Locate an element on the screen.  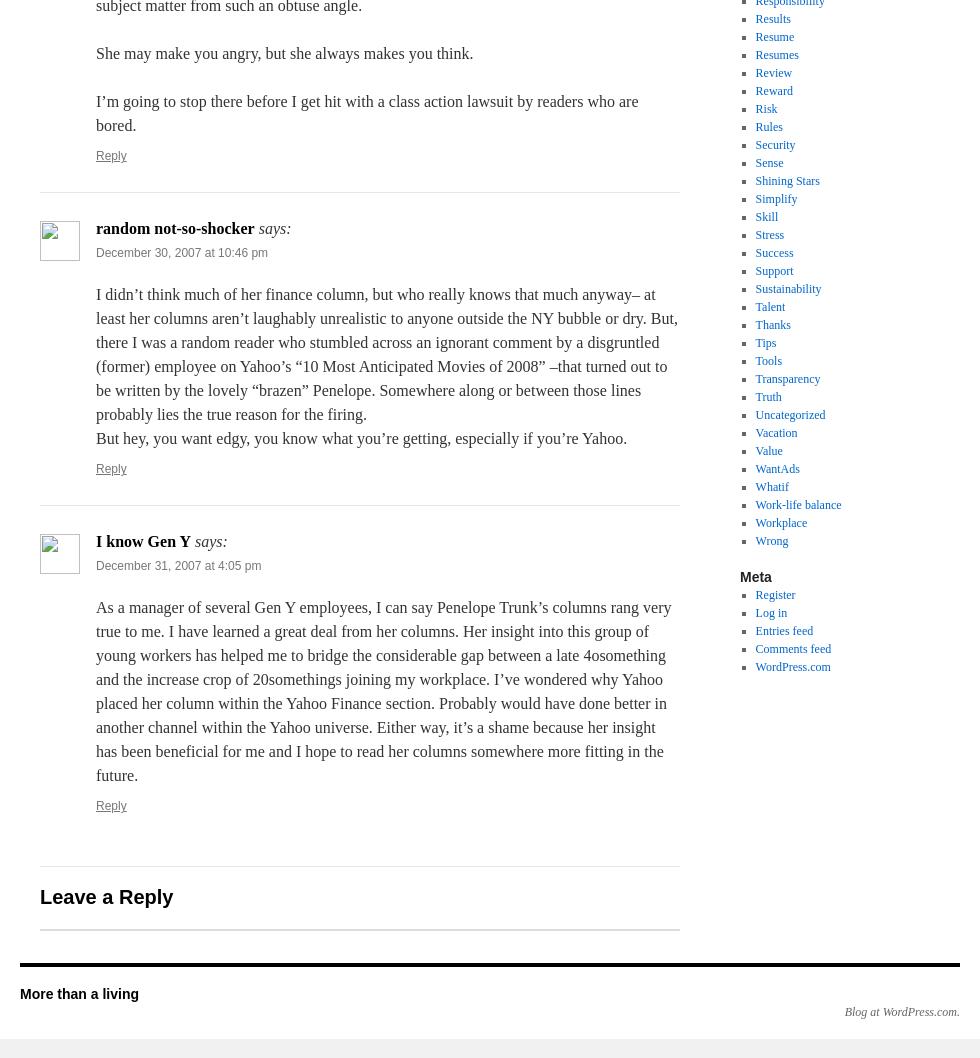
'Register' is located at coordinates (774, 595).